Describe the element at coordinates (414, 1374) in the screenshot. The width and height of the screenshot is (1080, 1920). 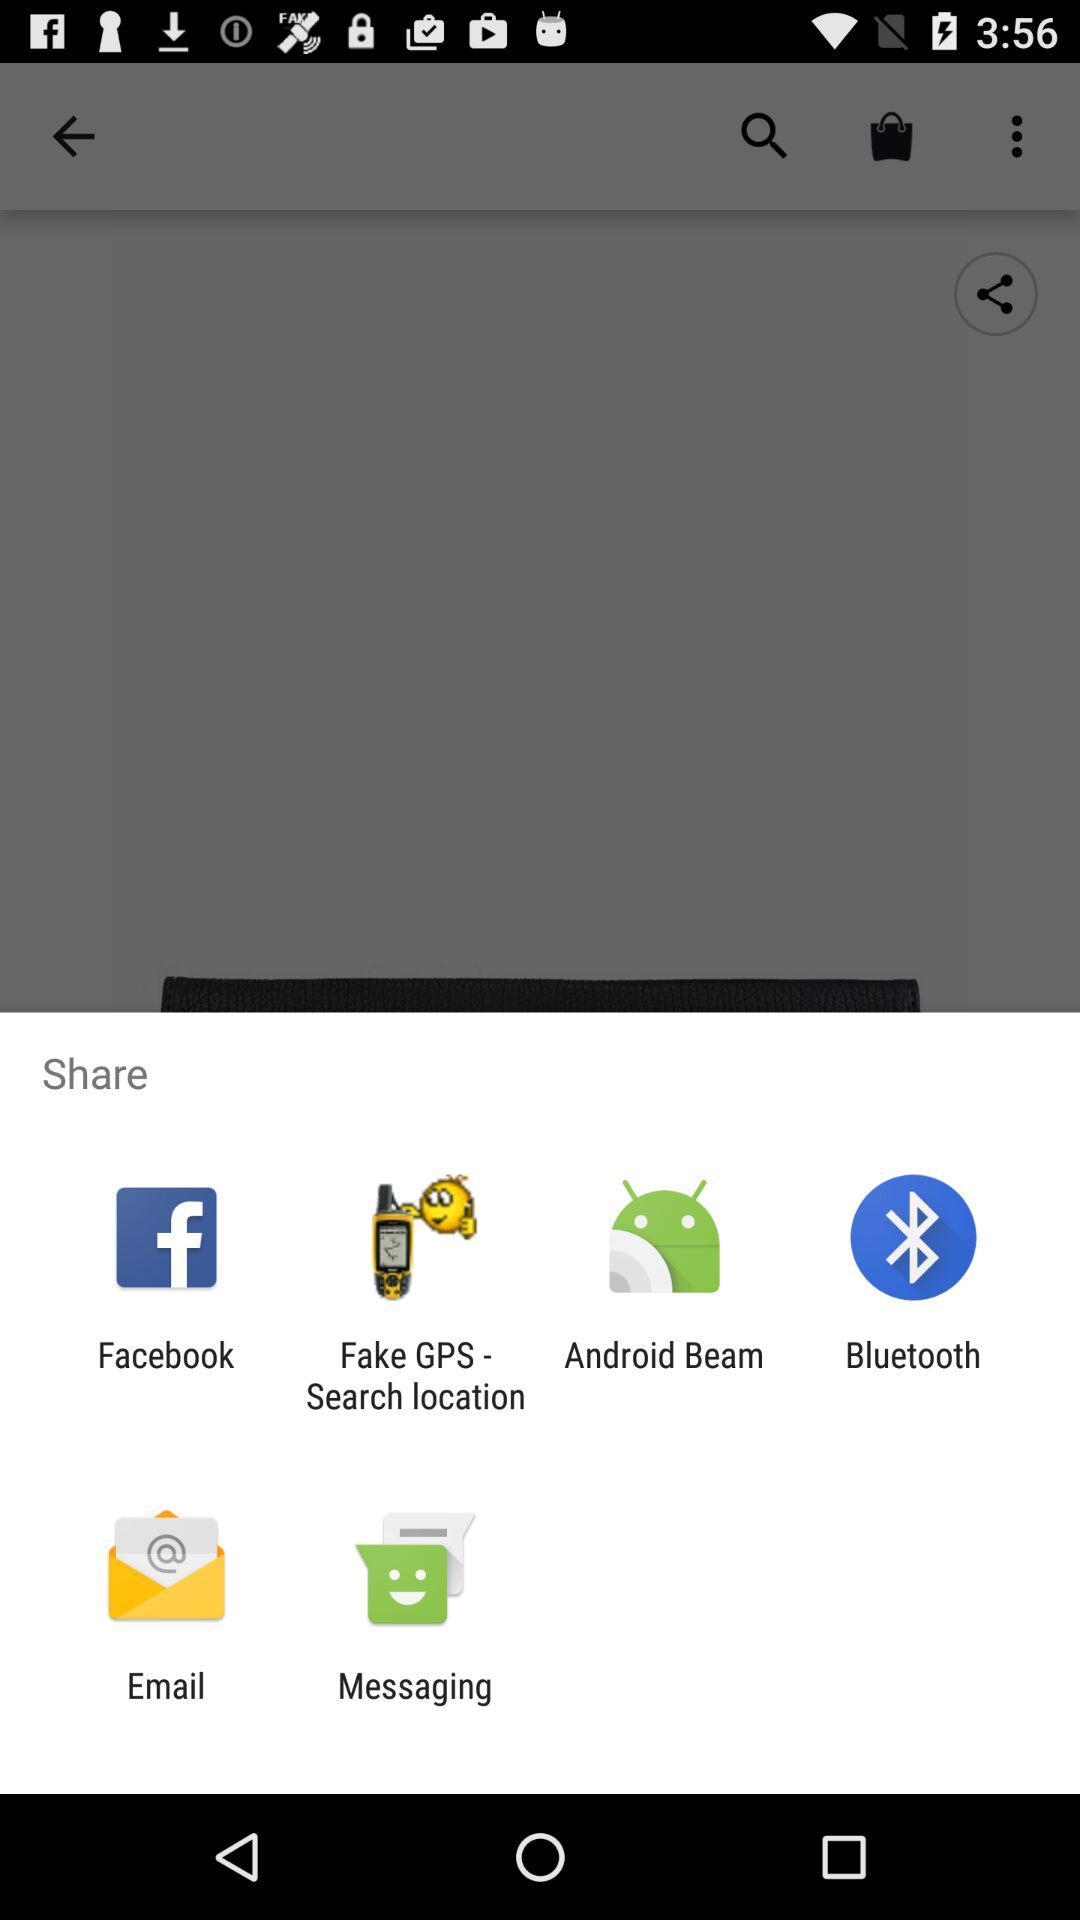
I see `icon next to the android beam` at that location.